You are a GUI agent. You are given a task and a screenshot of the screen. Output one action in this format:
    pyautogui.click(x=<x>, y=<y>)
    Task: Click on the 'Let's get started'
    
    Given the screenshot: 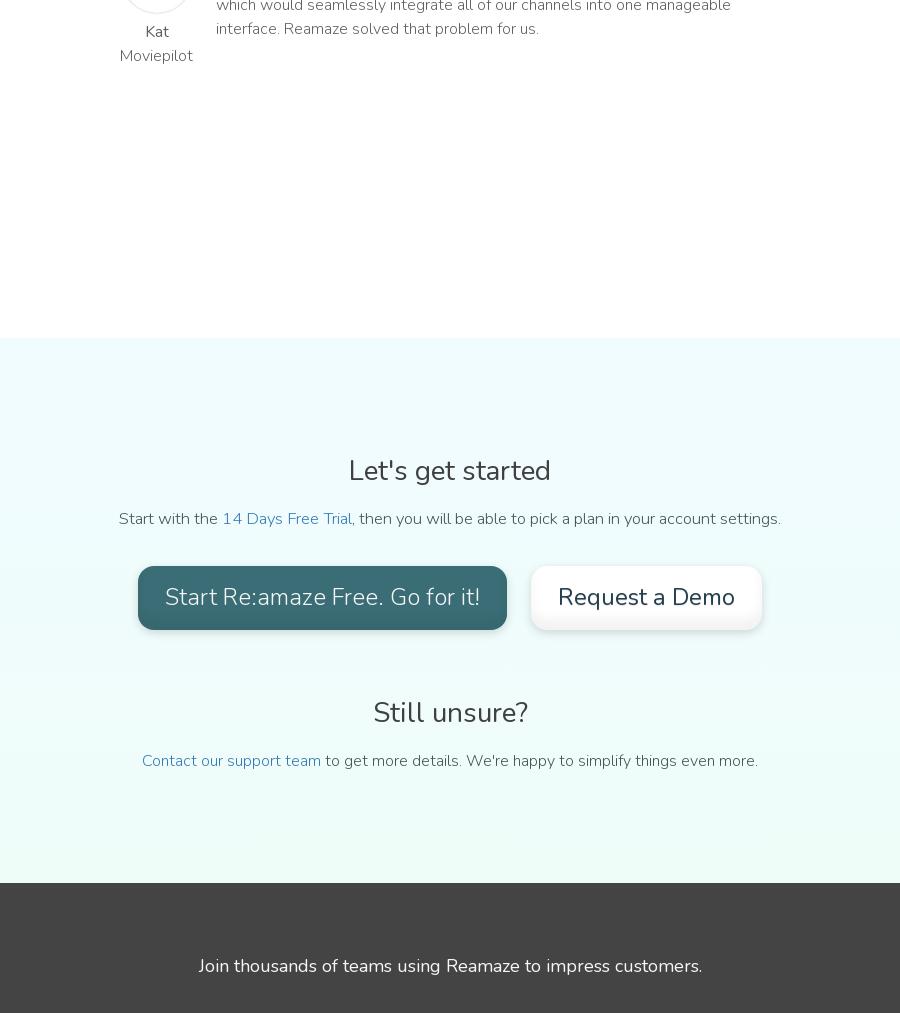 What is the action you would take?
    pyautogui.click(x=450, y=469)
    